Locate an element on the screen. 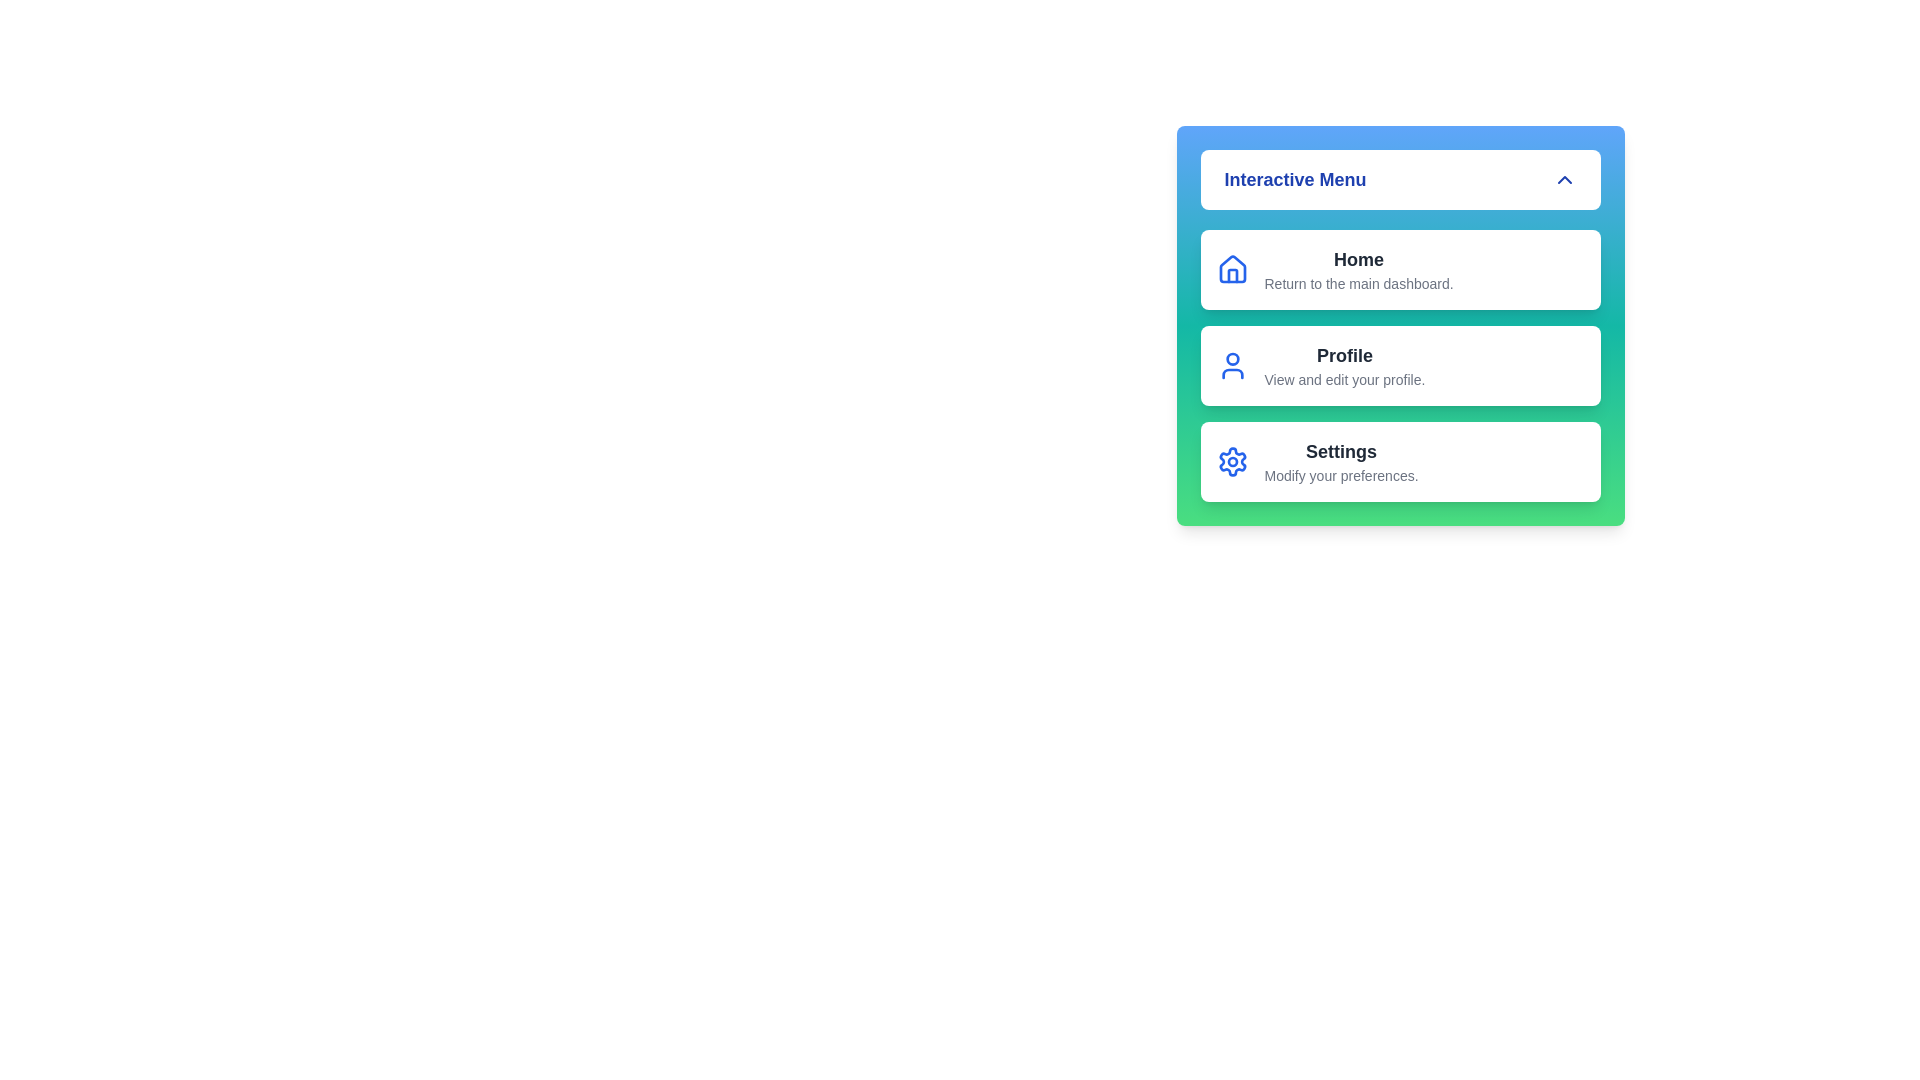  the top button labeled 'Interactive Menu' to toggle the menu visibility is located at coordinates (1399, 180).